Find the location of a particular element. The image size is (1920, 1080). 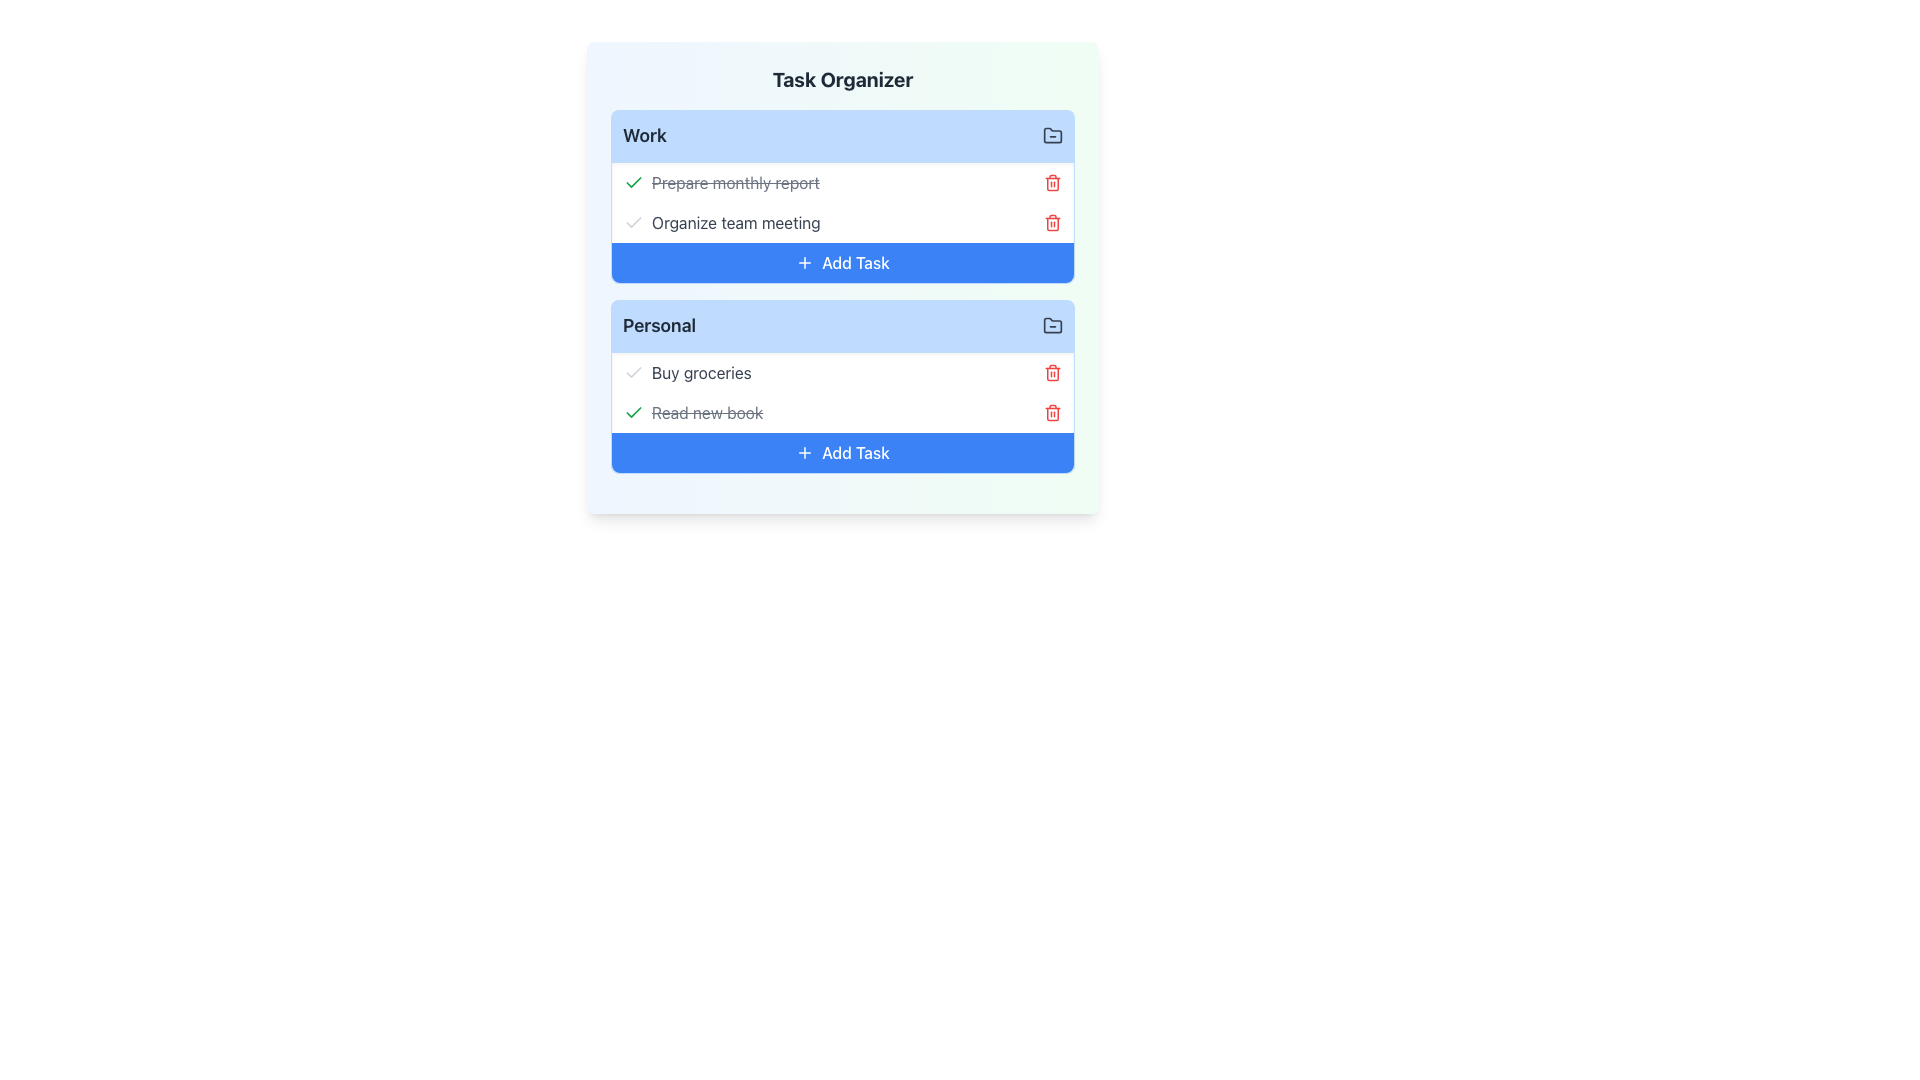

the checkmark icon indicating that the task 'Read new book' has been marked as completed in the 'Personal' tasks section of the 'Task Organizer' interface is located at coordinates (632, 411).